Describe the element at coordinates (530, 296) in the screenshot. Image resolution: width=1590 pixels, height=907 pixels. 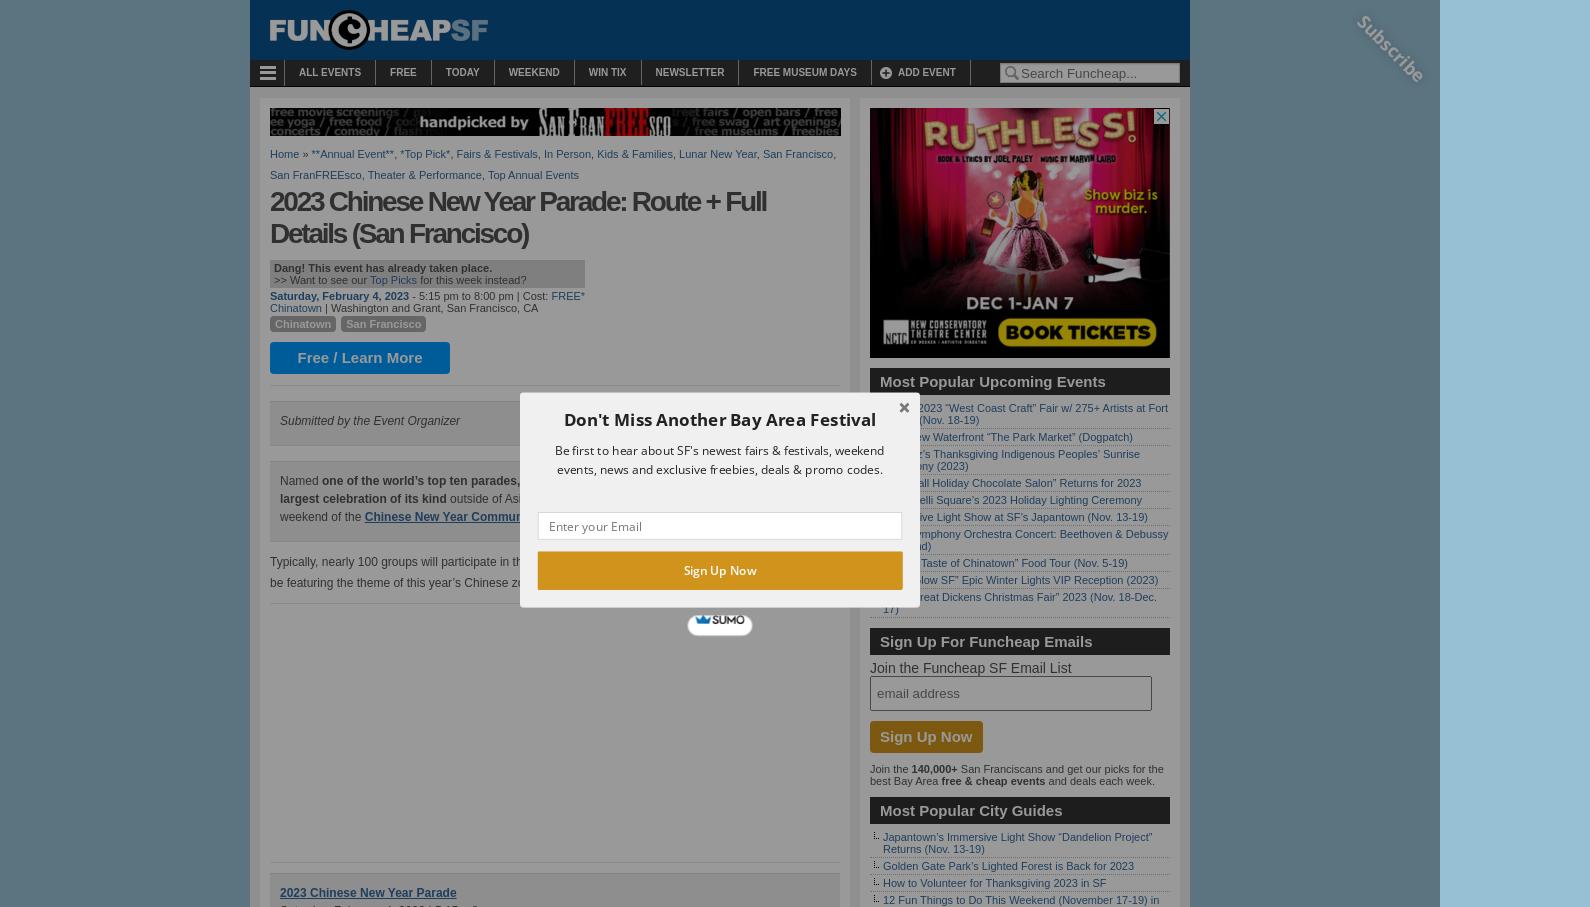
I see `'| Cost:'` at that location.